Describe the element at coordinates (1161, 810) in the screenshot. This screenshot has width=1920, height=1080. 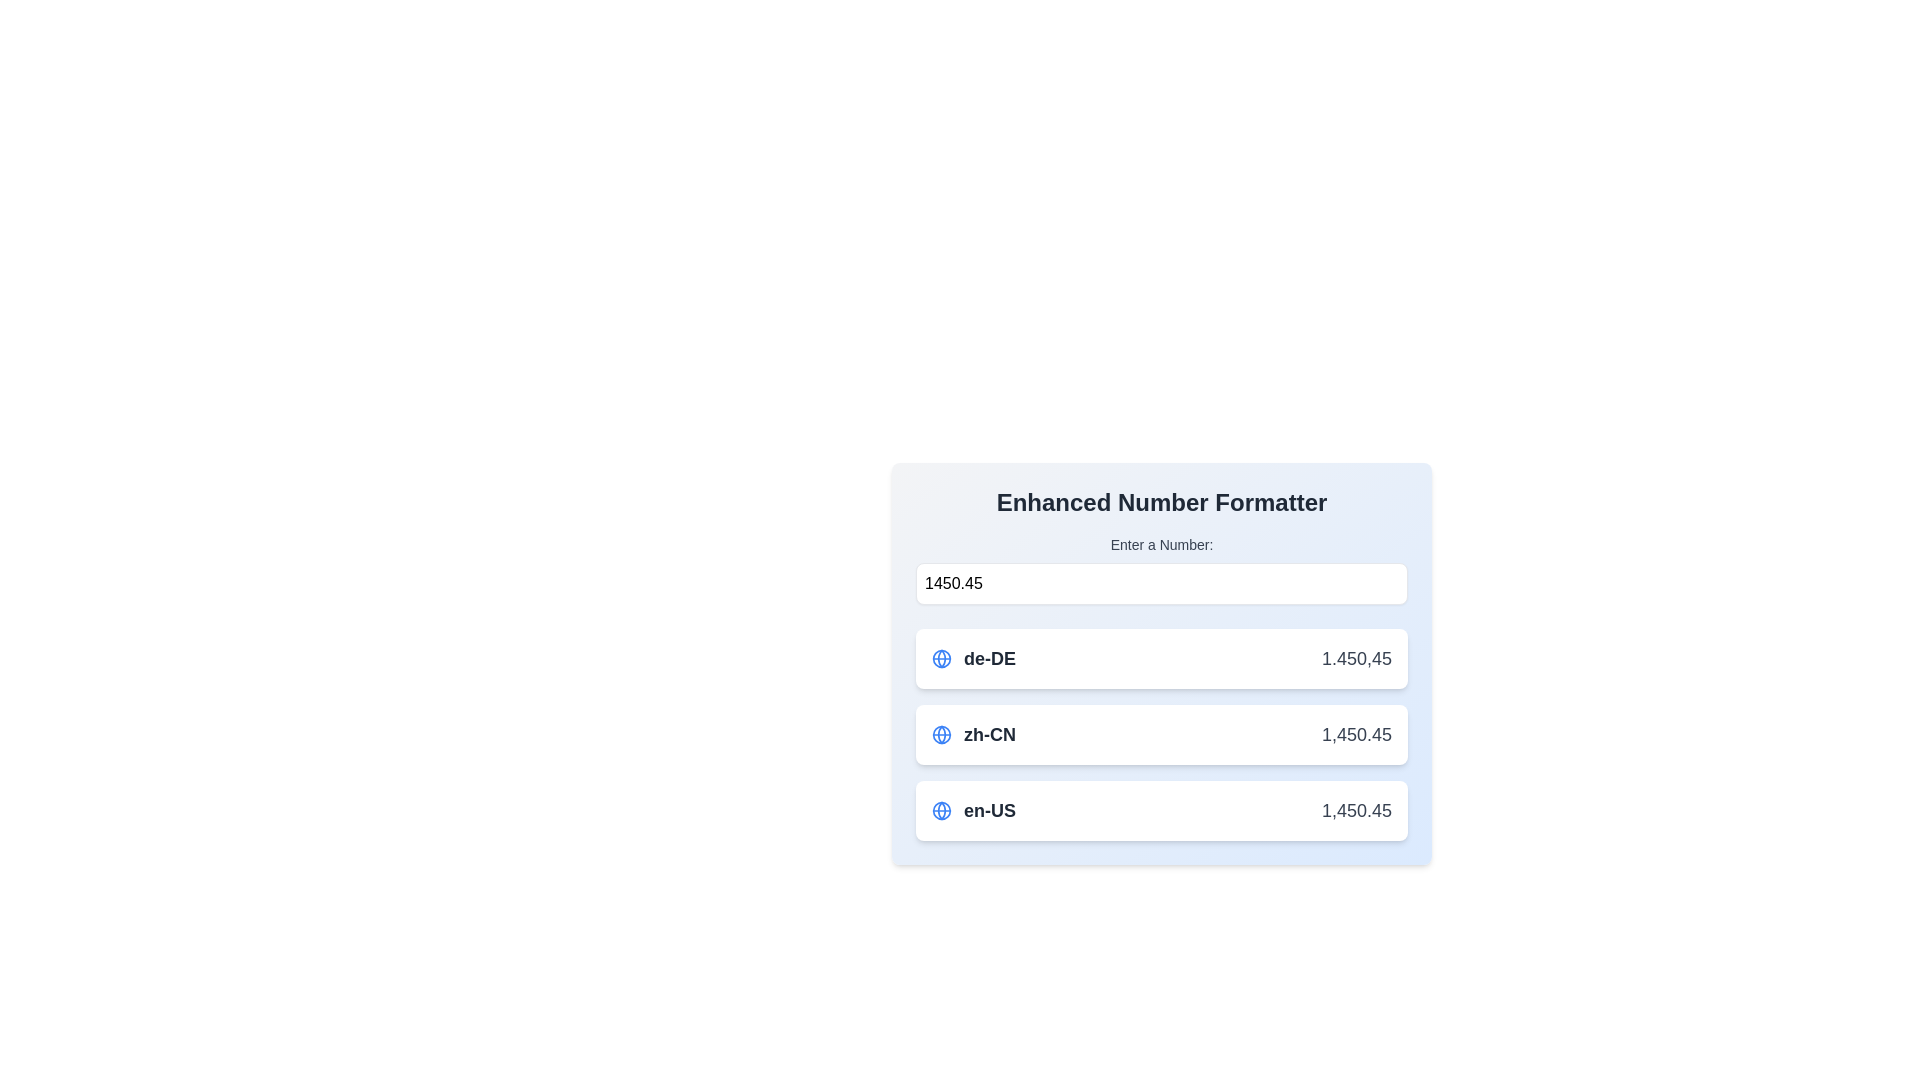
I see `values displayed in the third entry of the vertically stacked list, which shows the local identifier 'en-US' and the formatted number '1,450.45'` at that location.